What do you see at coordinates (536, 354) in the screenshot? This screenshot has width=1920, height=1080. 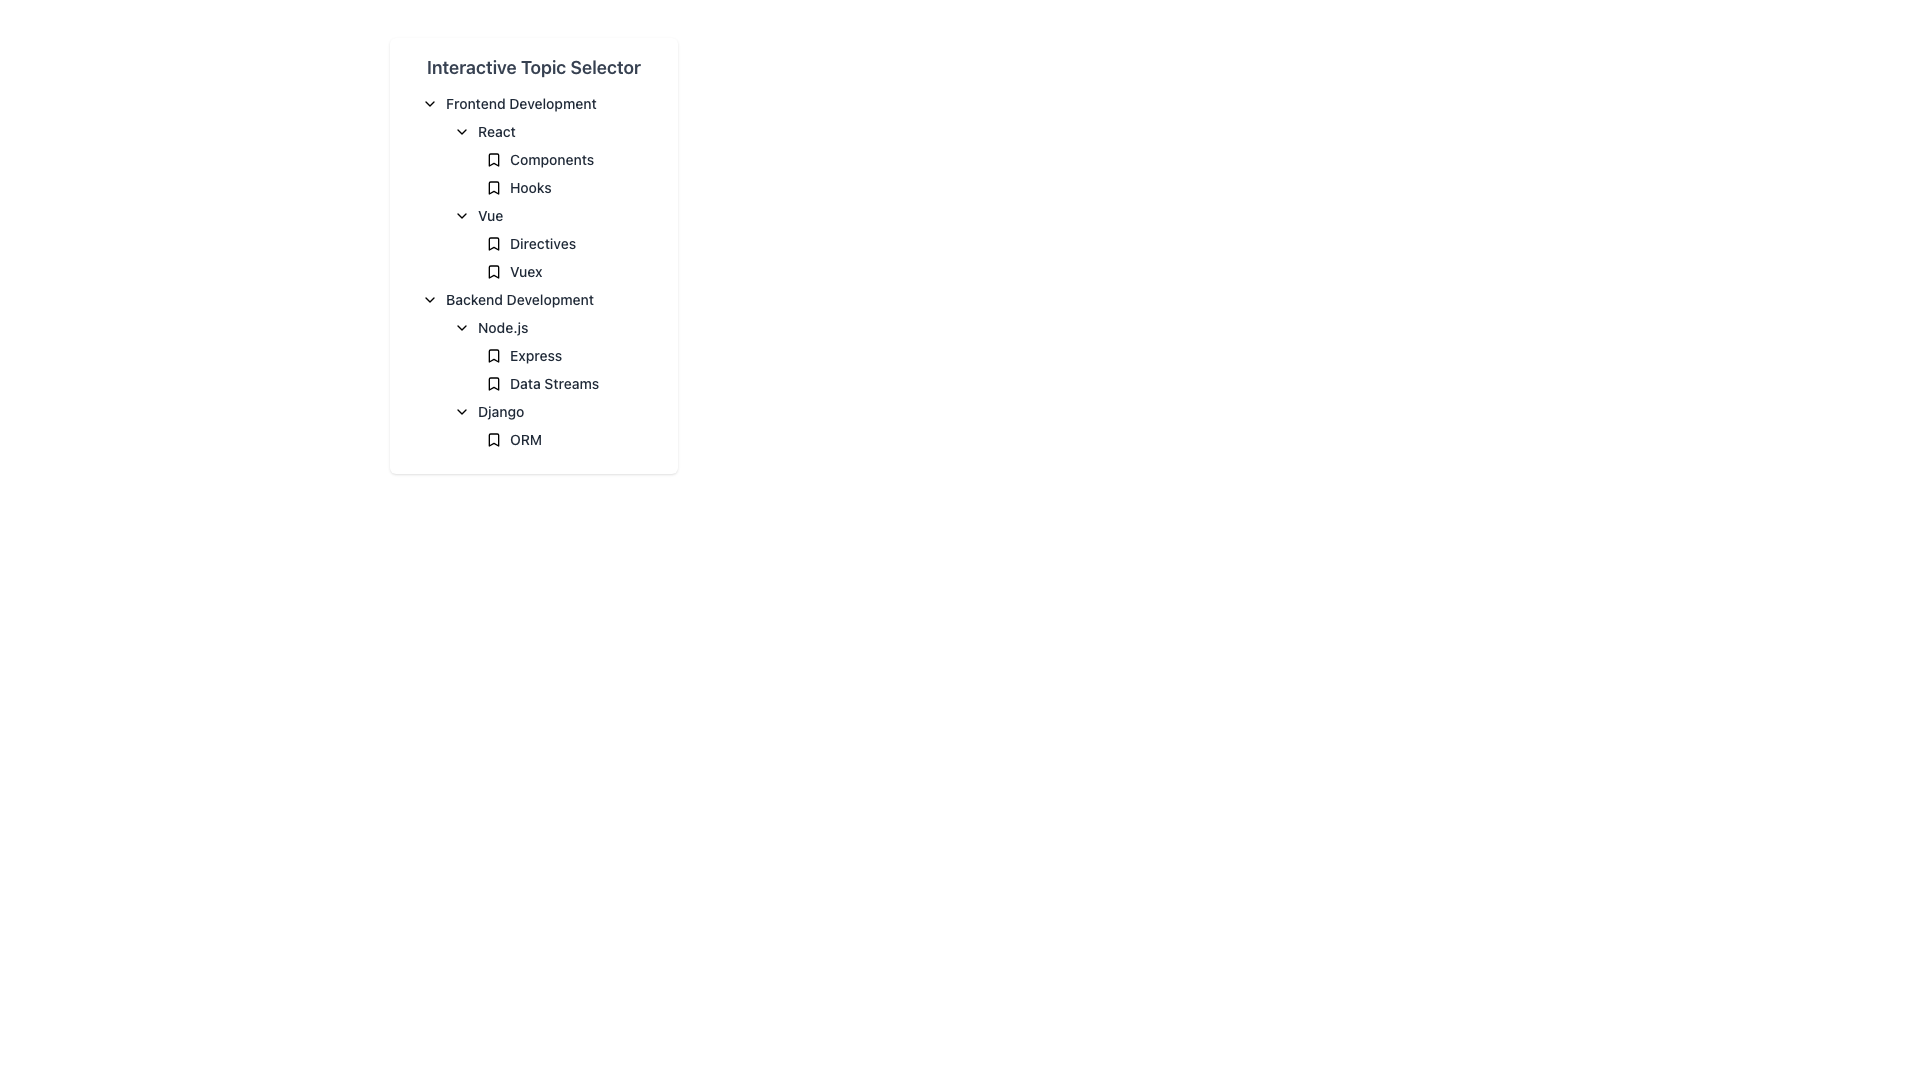 I see `the text label displaying 'Express' which is styled in gray and located next to a bookmark icon in the 'Backend Development' section` at bounding box center [536, 354].